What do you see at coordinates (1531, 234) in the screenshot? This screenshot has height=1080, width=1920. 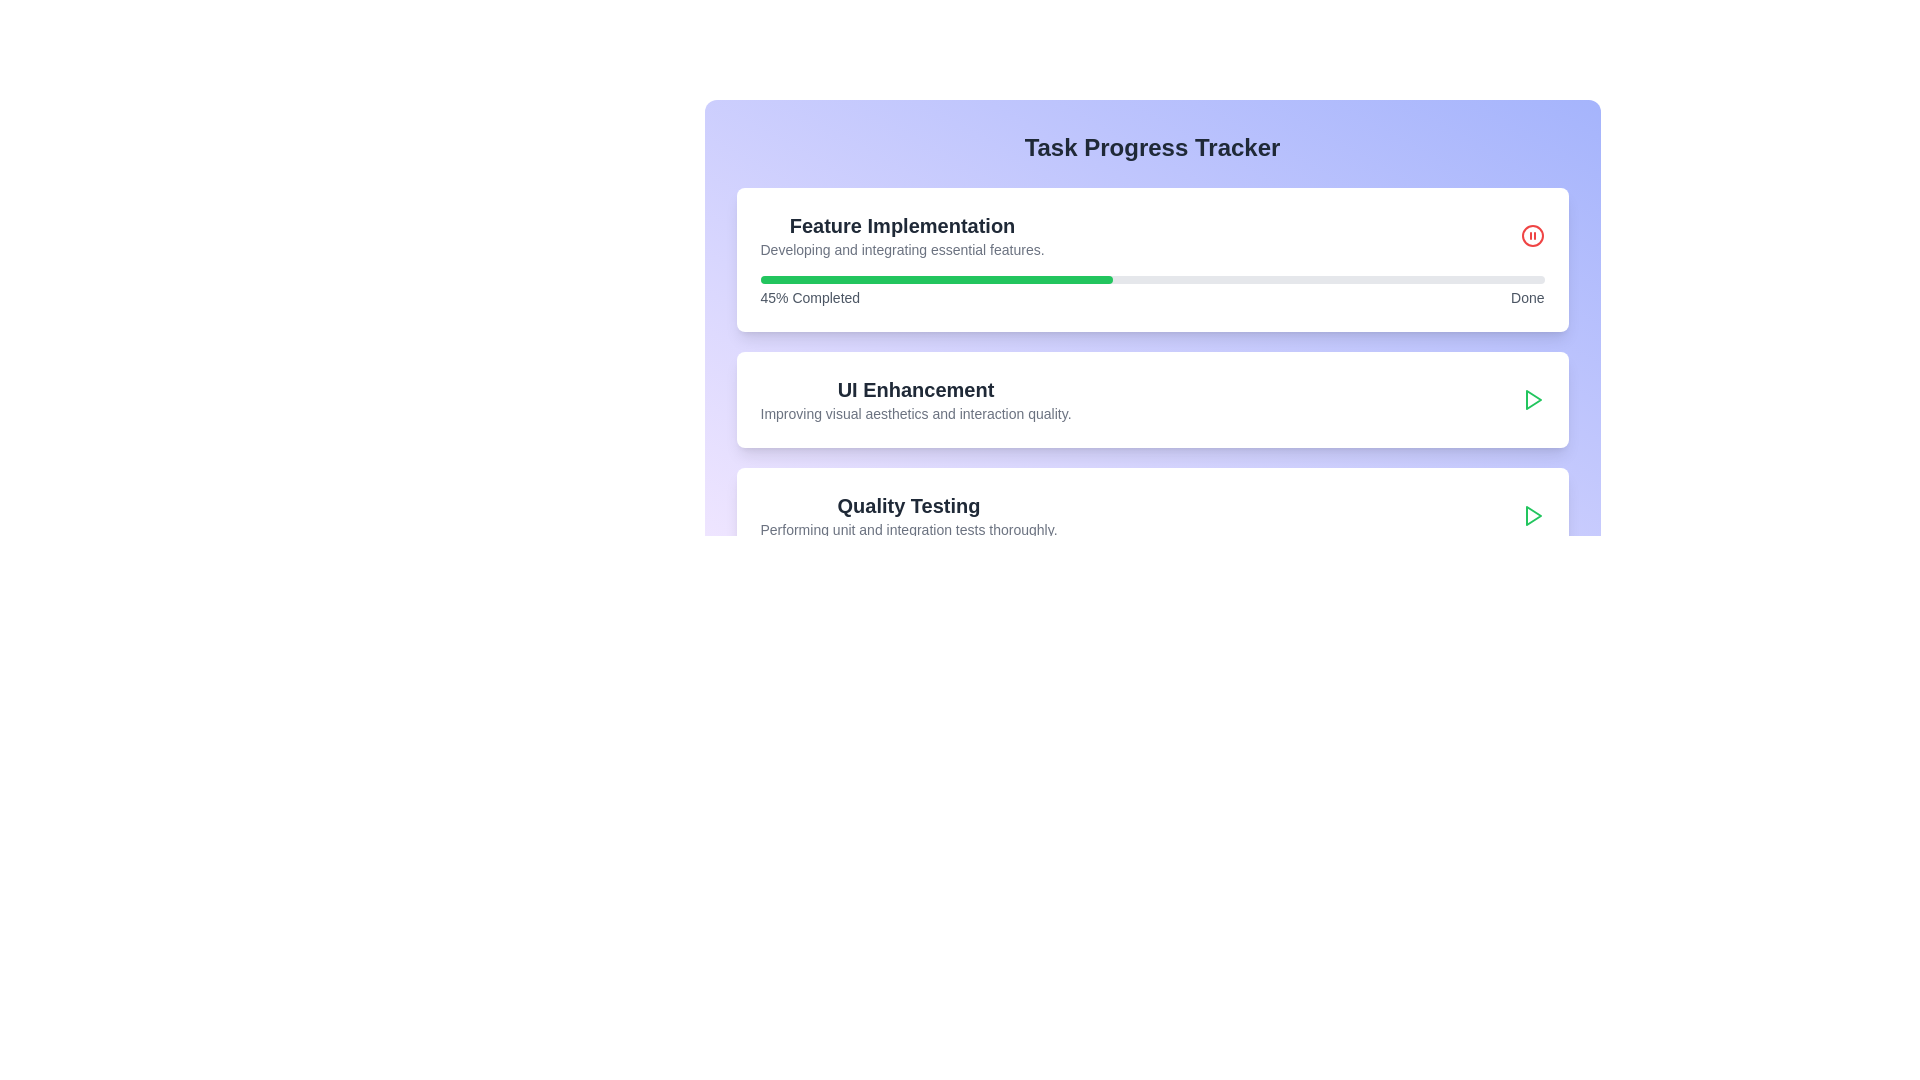 I see `the button positioned at the far right of the 'Feature Implementation' card` at bounding box center [1531, 234].